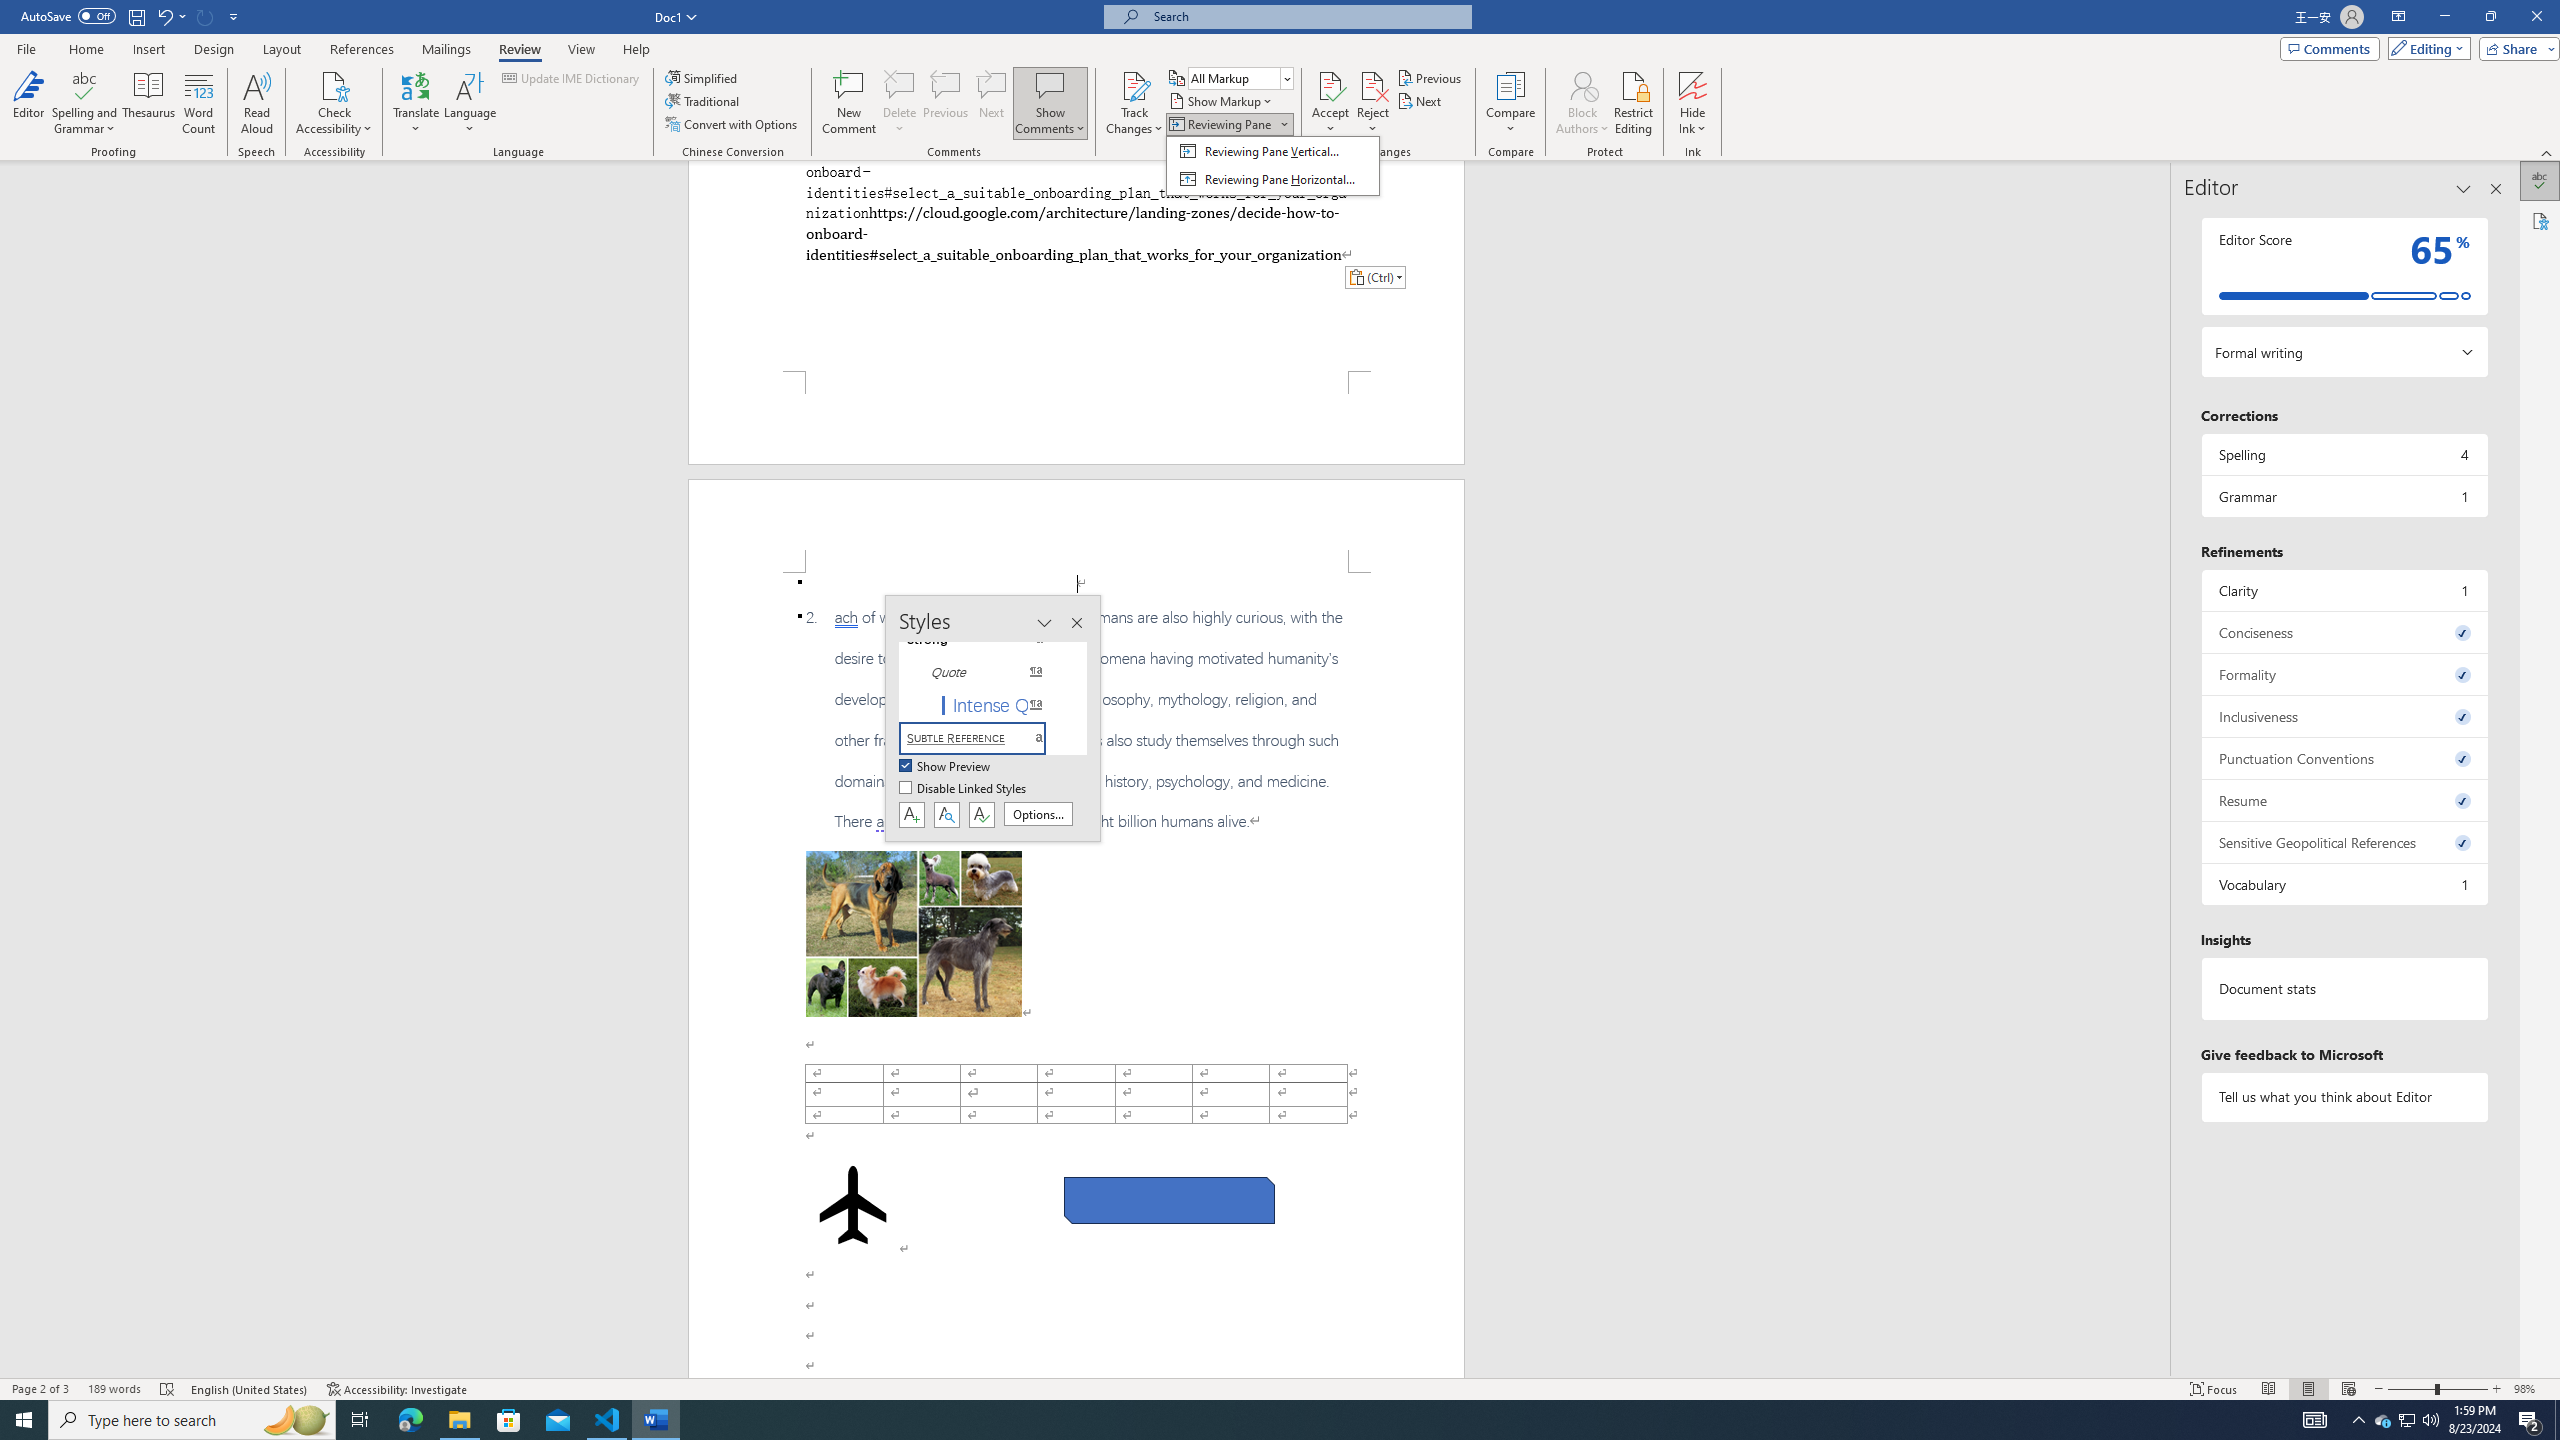  I want to click on 'Block Authors', so click(1582, 84).